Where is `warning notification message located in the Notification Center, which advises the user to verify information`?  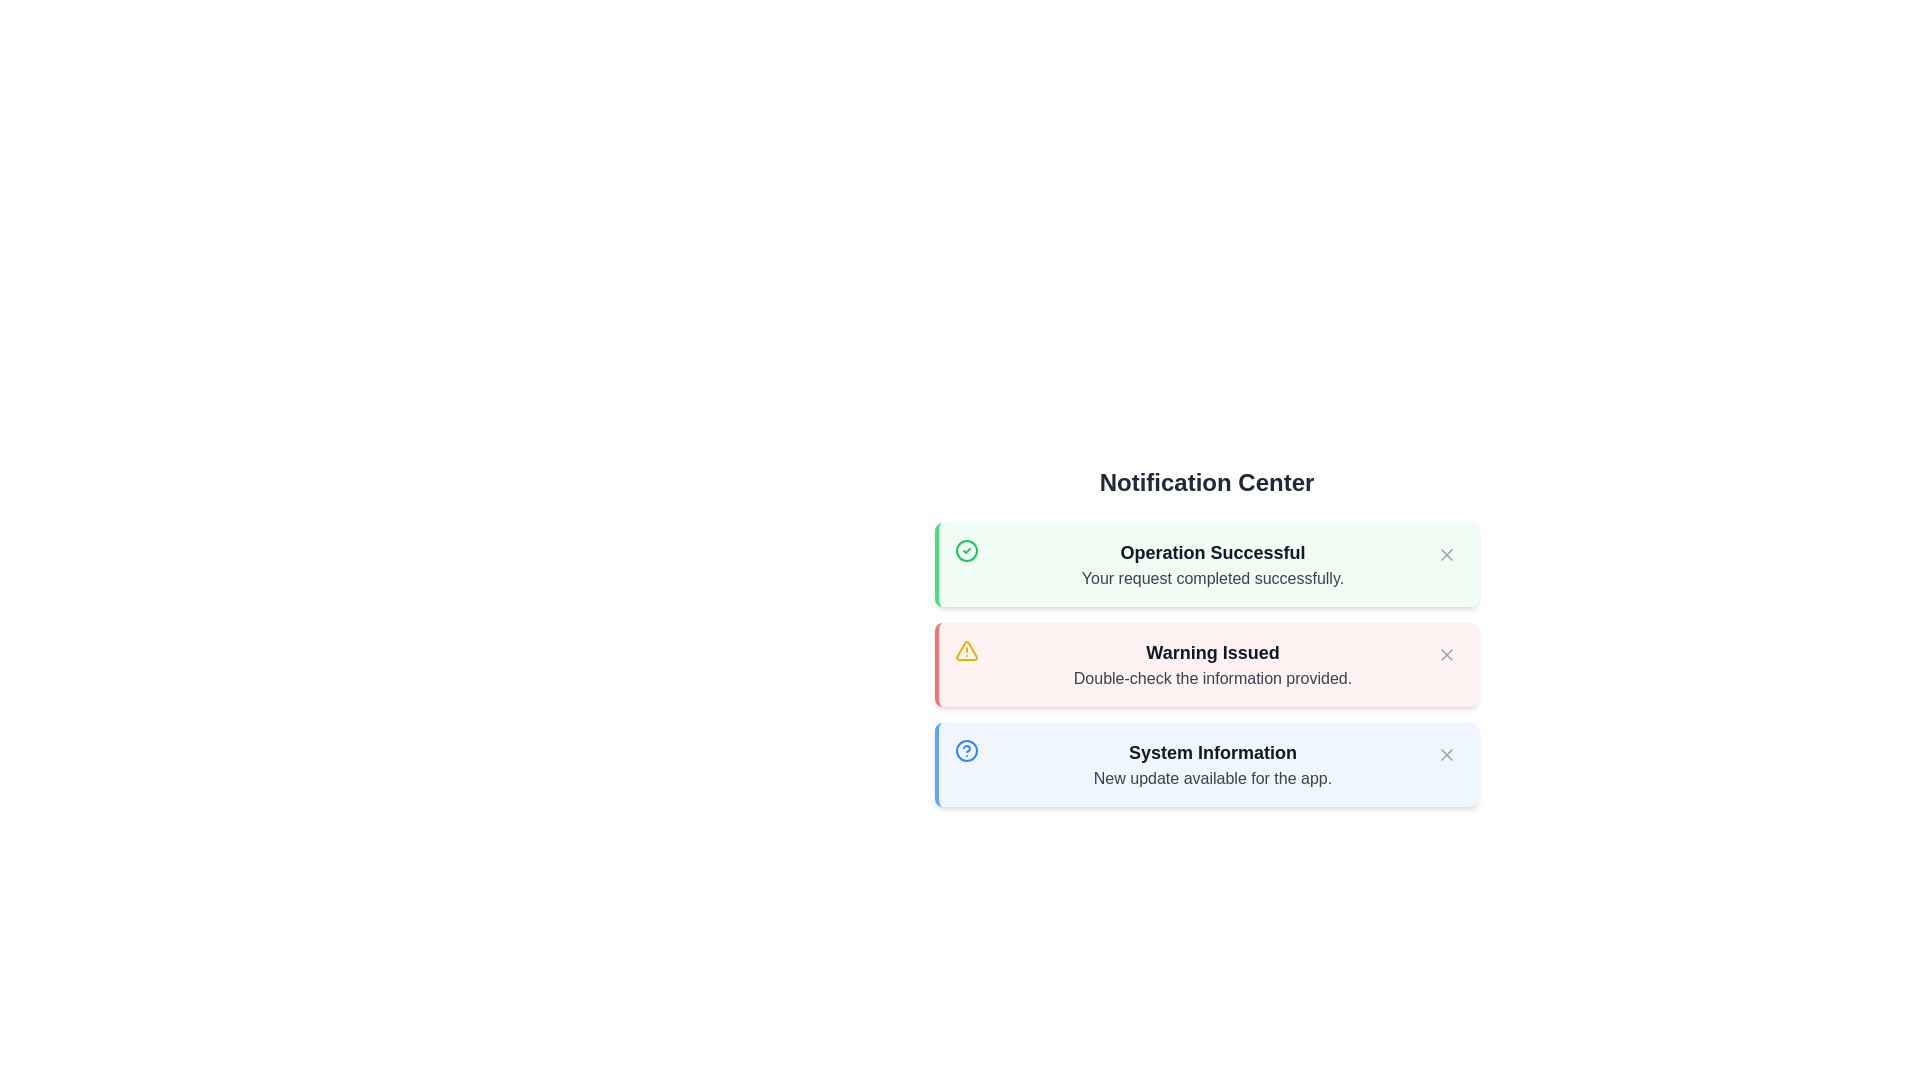 warning notification message located in the Notification Center, which advises the user to verify information is located at coordinates (1212, 664).